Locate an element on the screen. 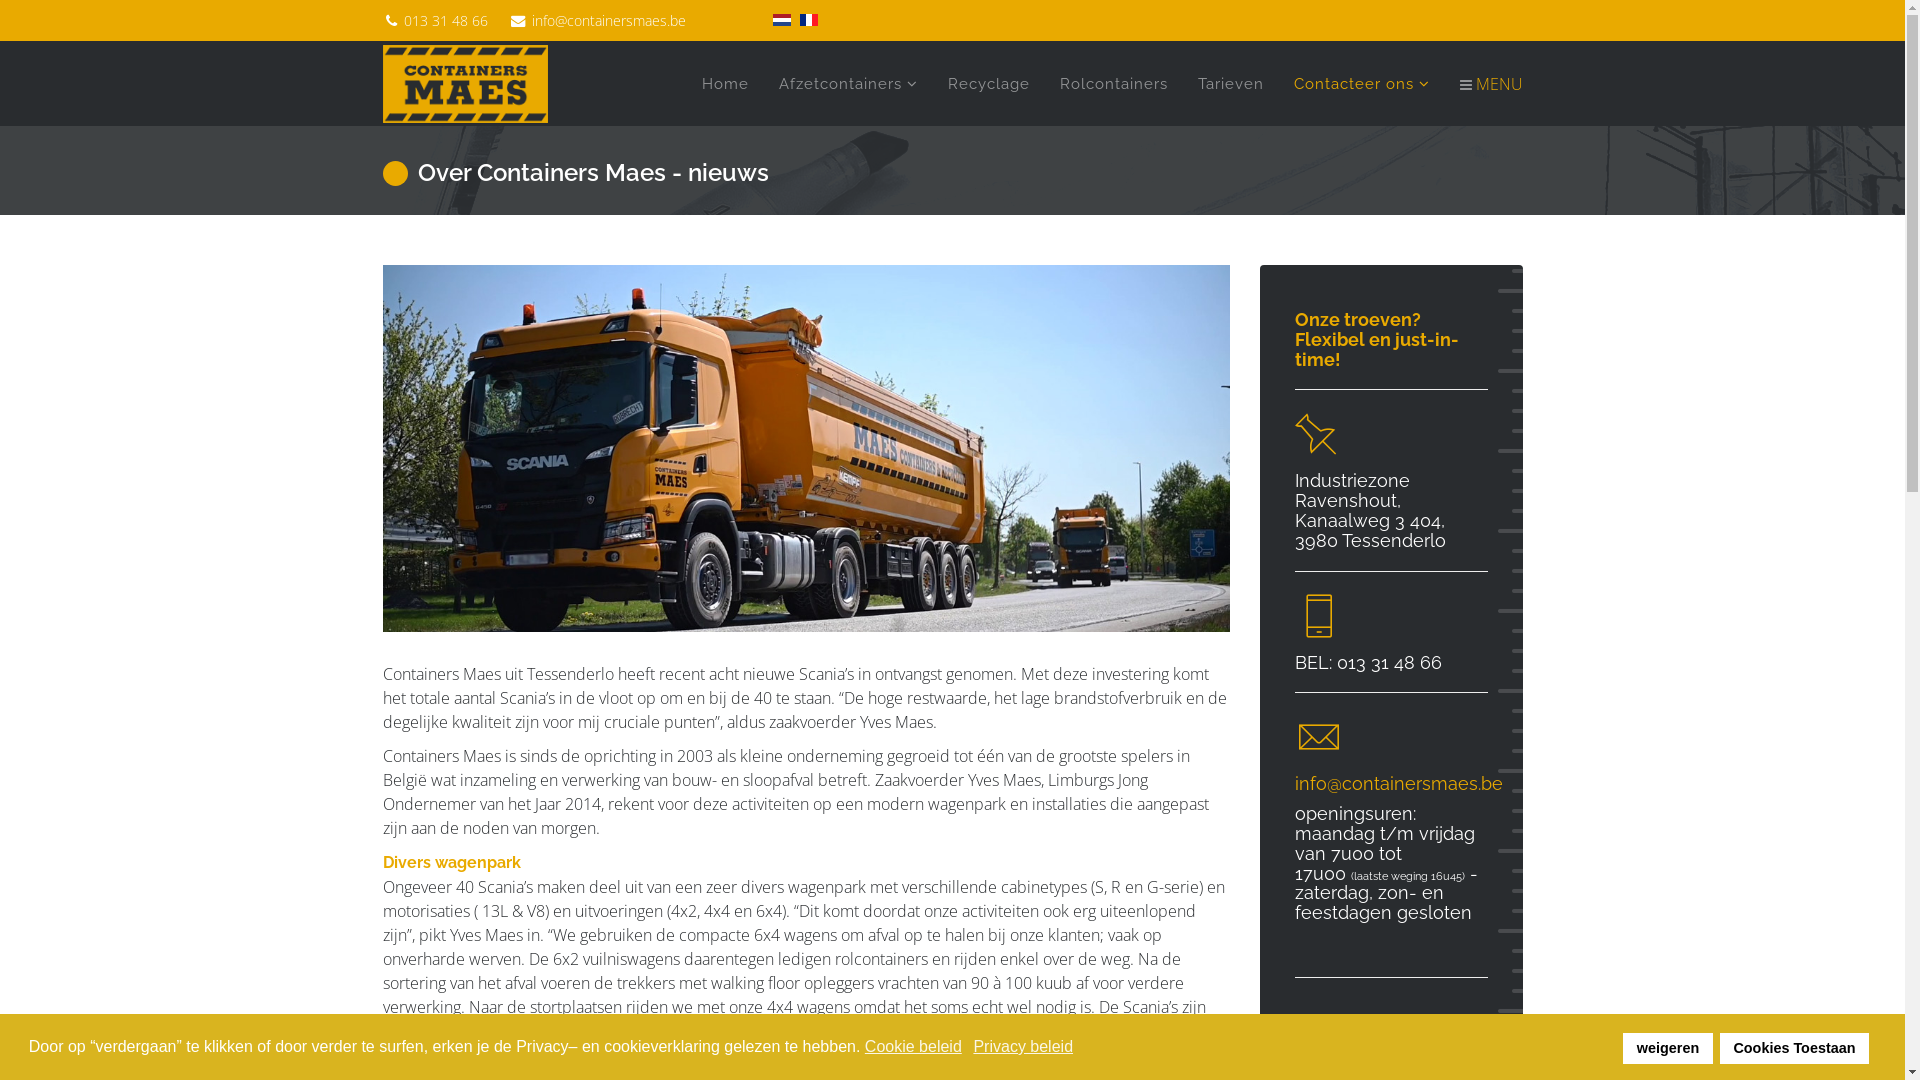 The height and width of the screenshot is (1080, 1920). 'weigeren' is located at coordinates (1667, 1047).